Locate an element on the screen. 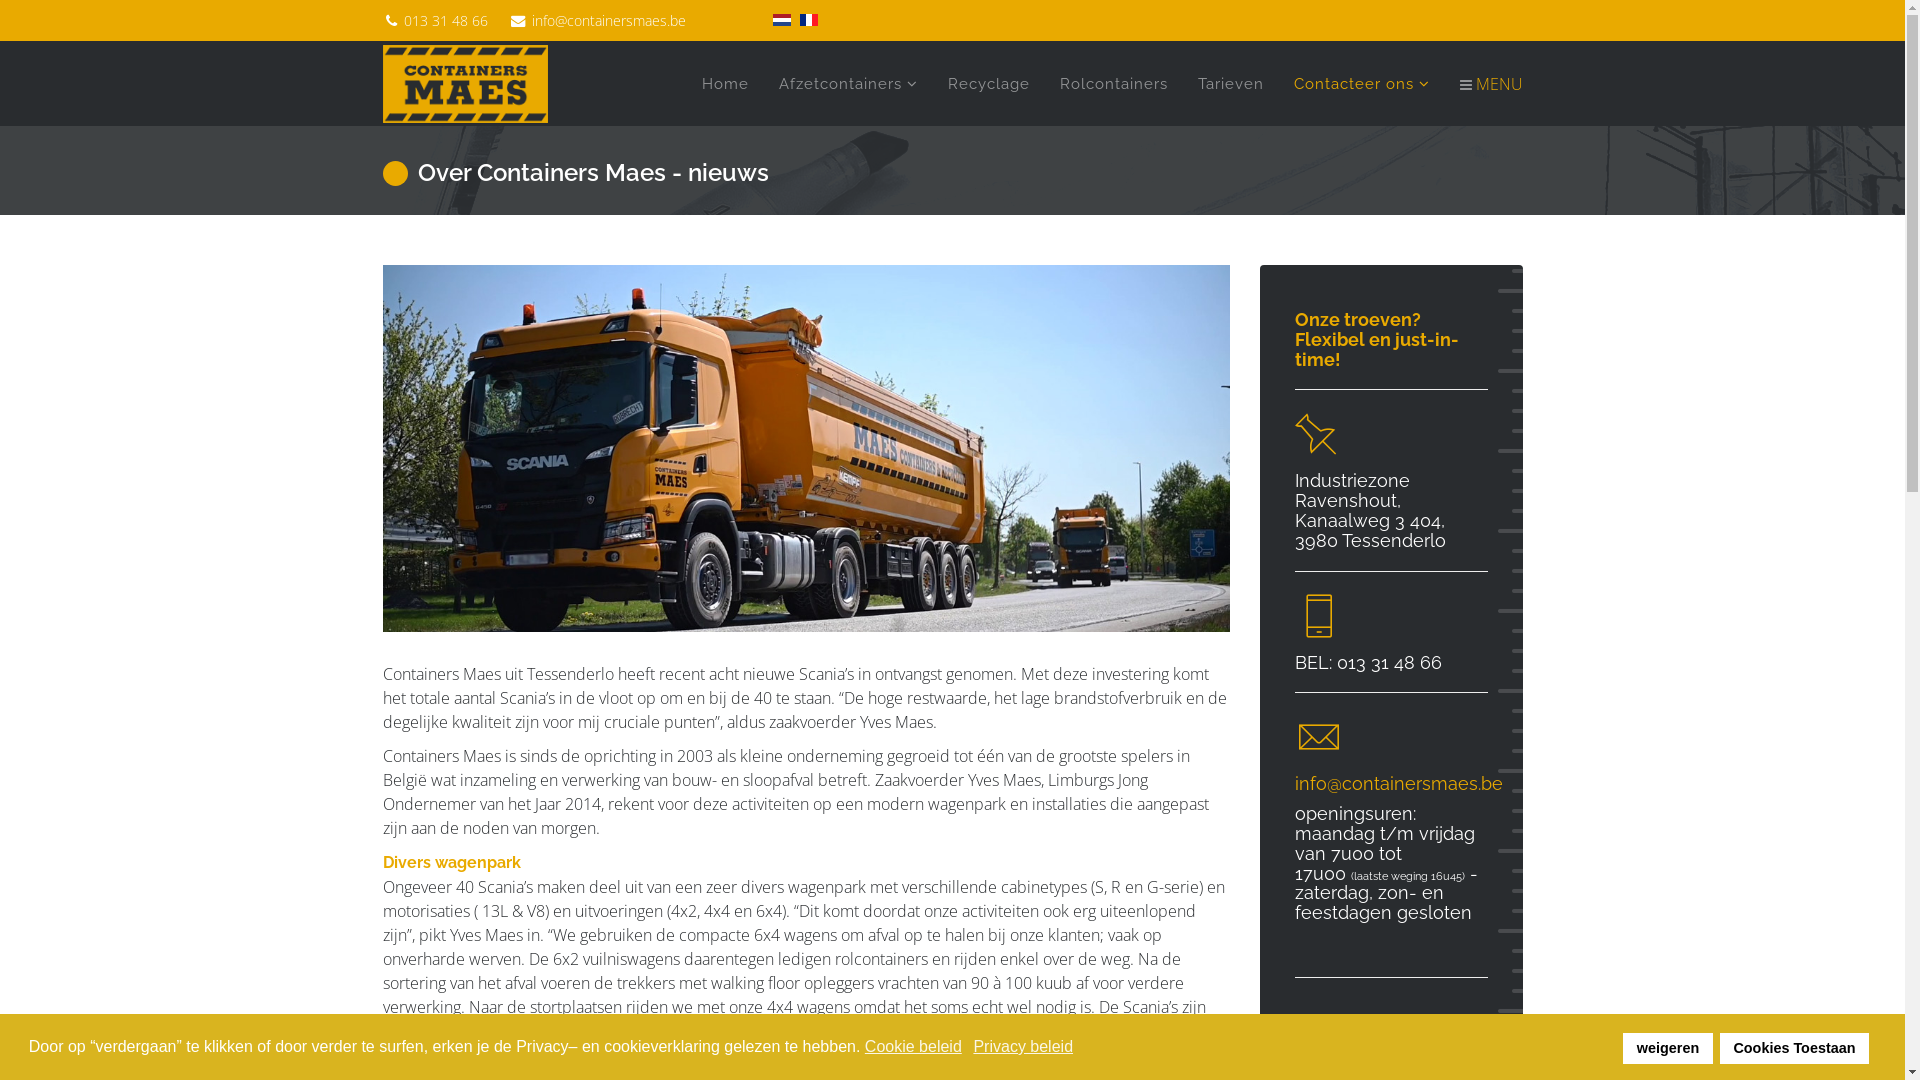 The height and width of the screenshot is (1080, 1920). 'weigeren' is located at coordinates (1667, 1047).